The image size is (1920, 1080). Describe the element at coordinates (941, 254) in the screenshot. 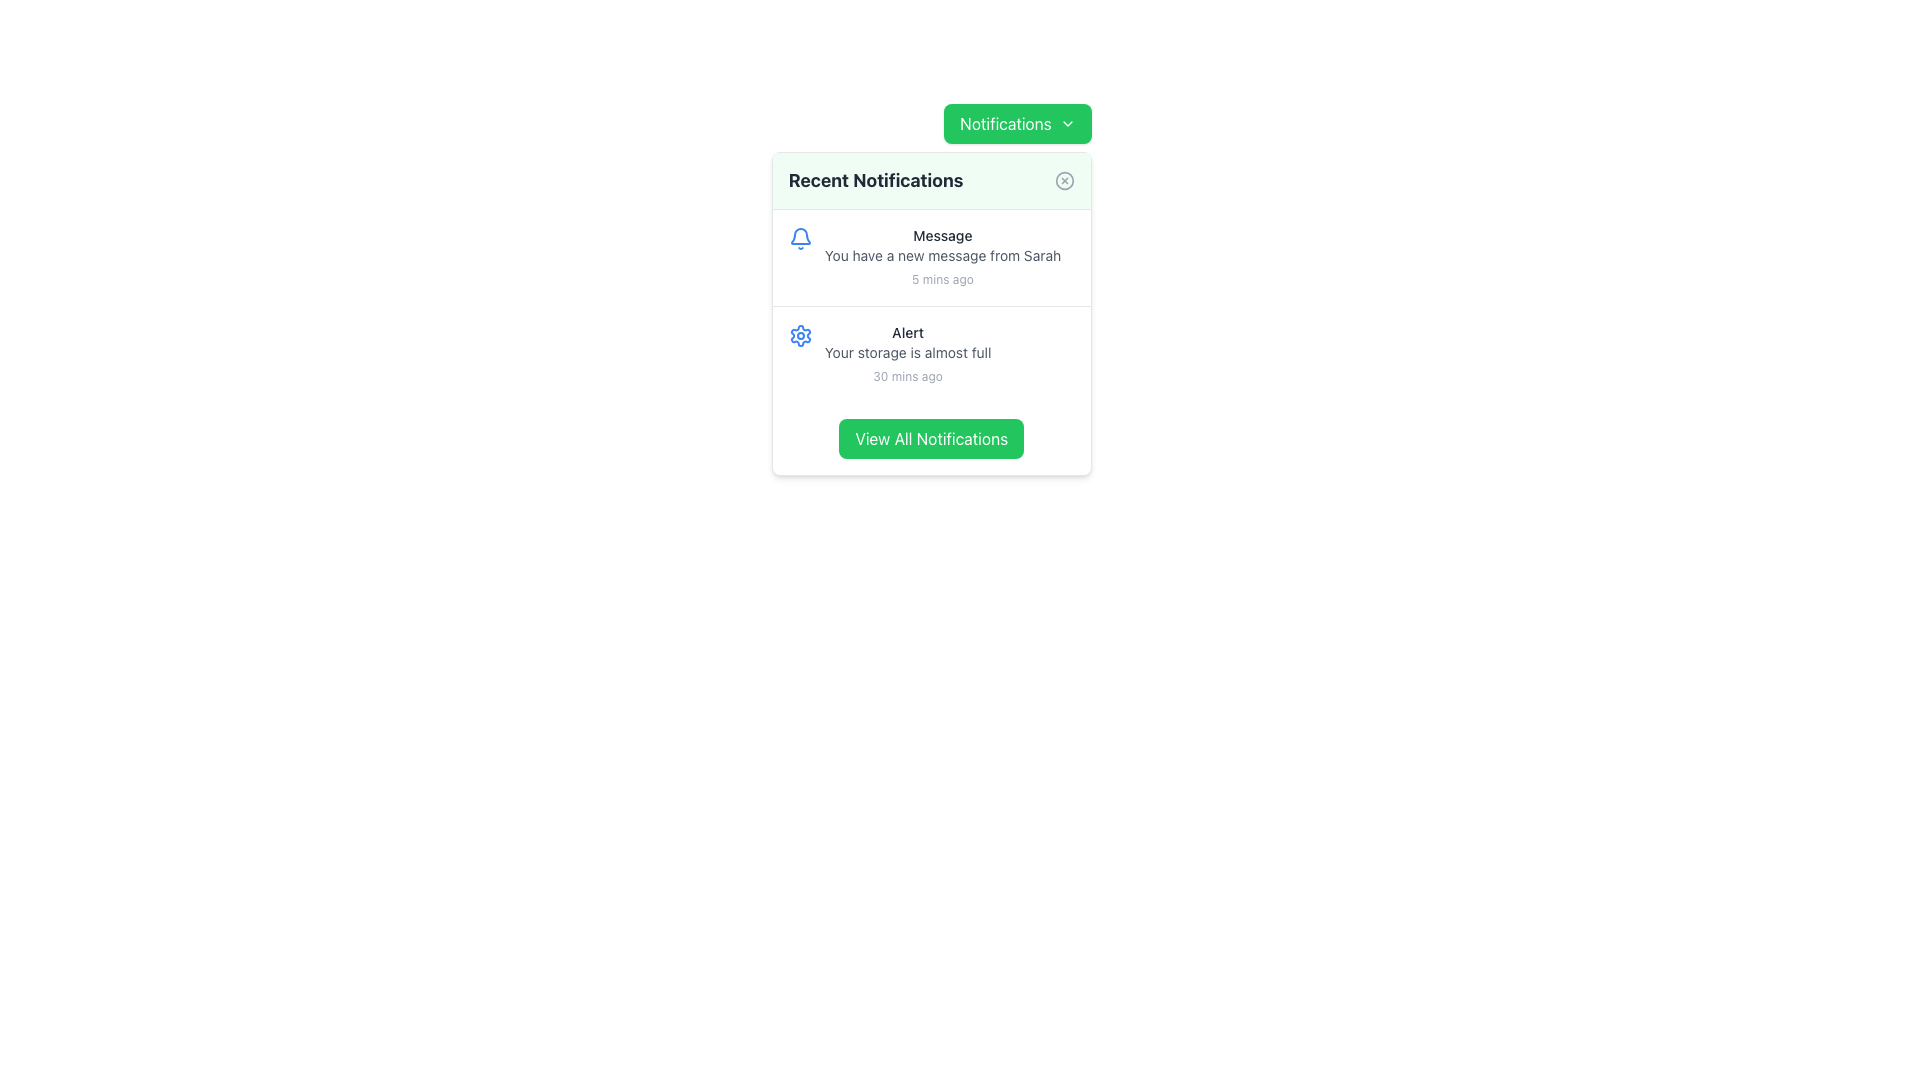

I see `the text element that provides additional information about the new message received, which is located below the title 'Message' and above the timestamp '5 mins ago' in the notification entry of the 'Recent Notifications' section` at that location.